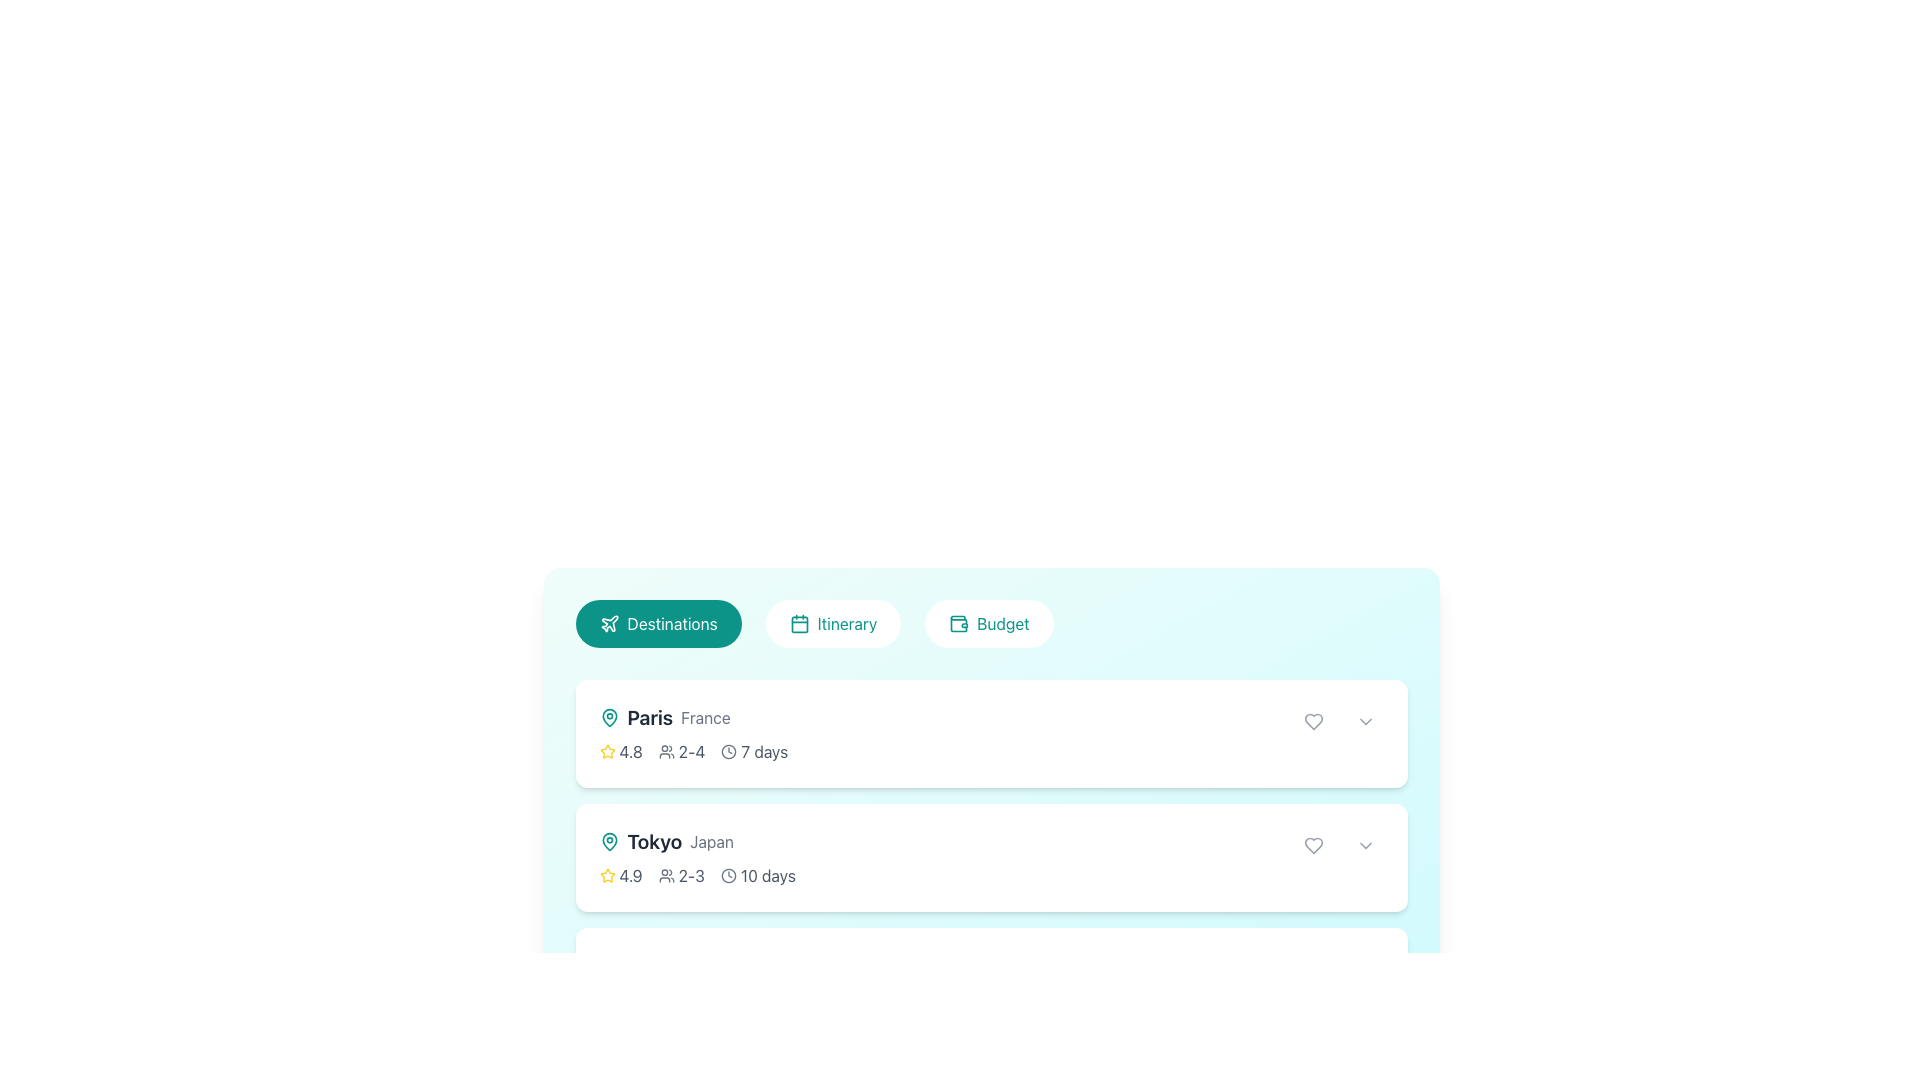  I want to click on the gray chevron-down icon in the second card, so click(1364, 845).